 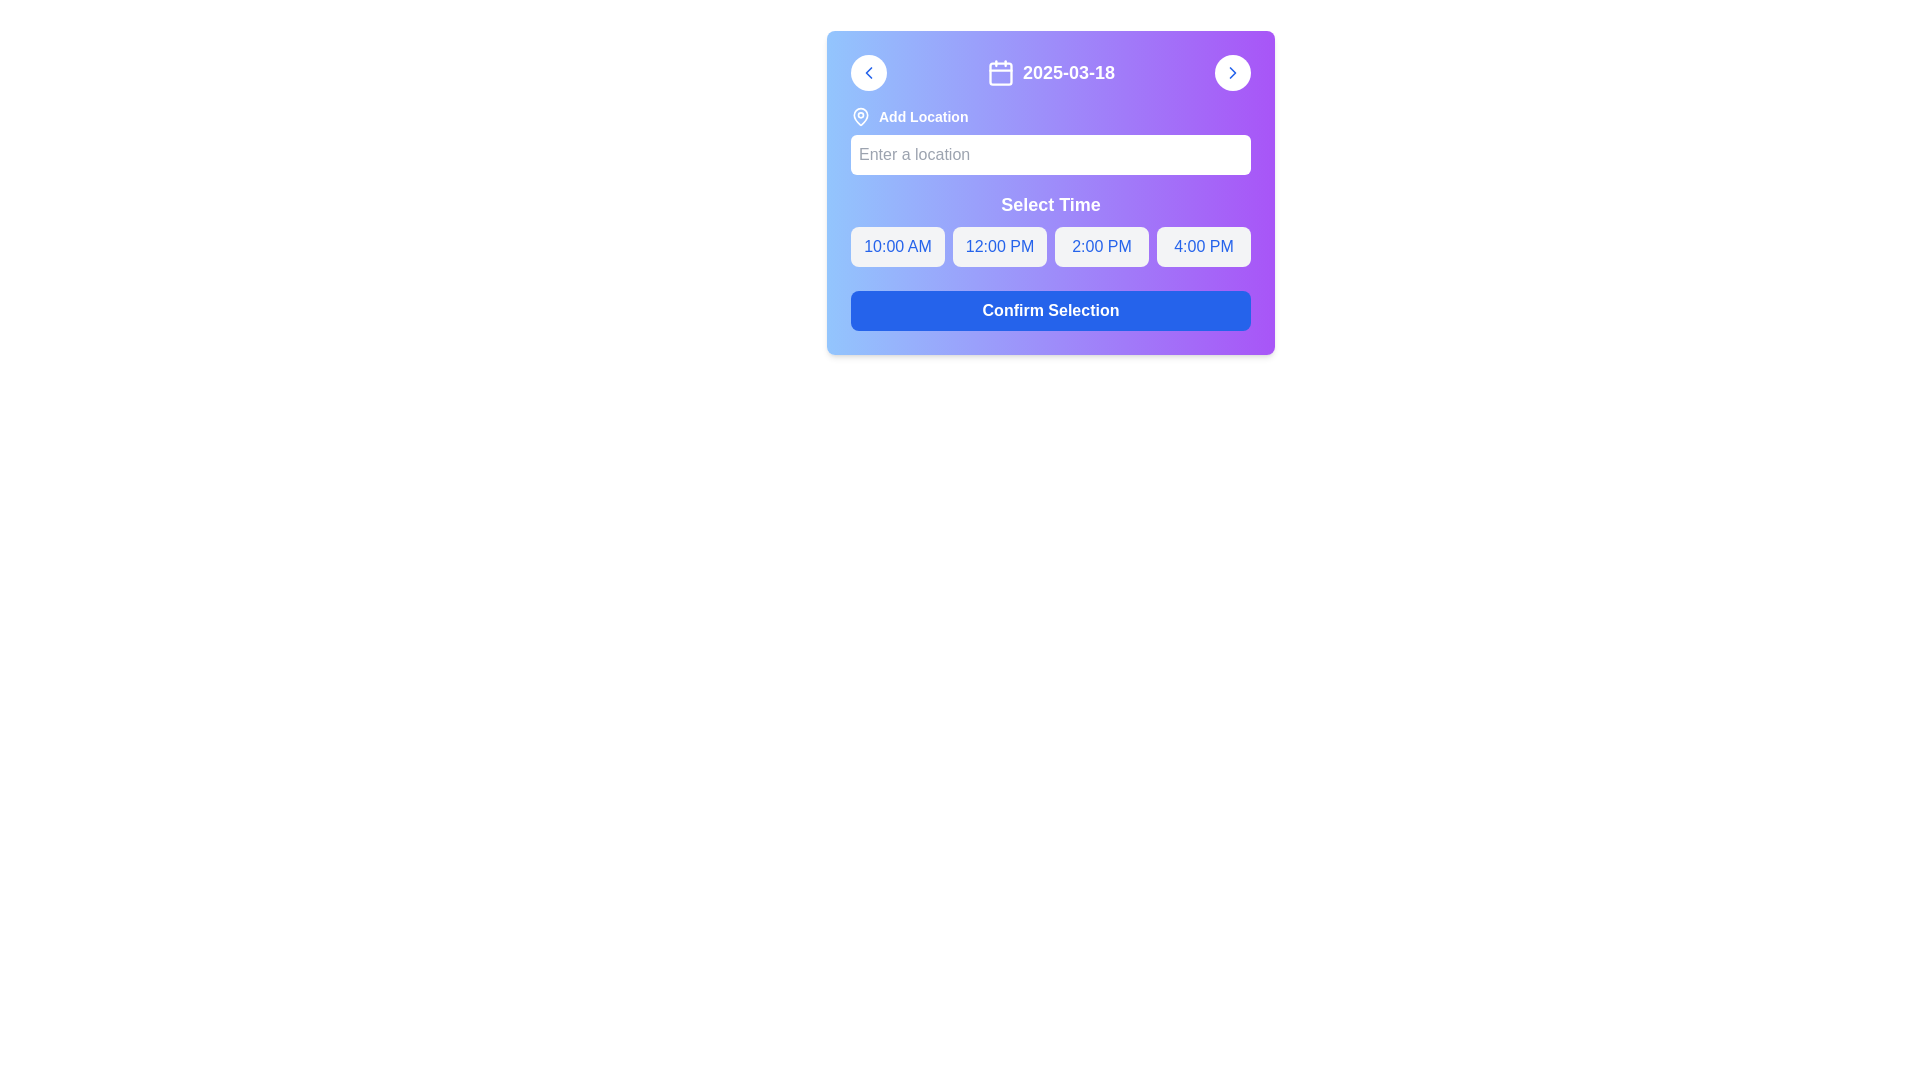 I want to click on the decorative calendar icon located to the left of the text '2025-03-18' at the top section of the interface, so click(x=1000, y=72).